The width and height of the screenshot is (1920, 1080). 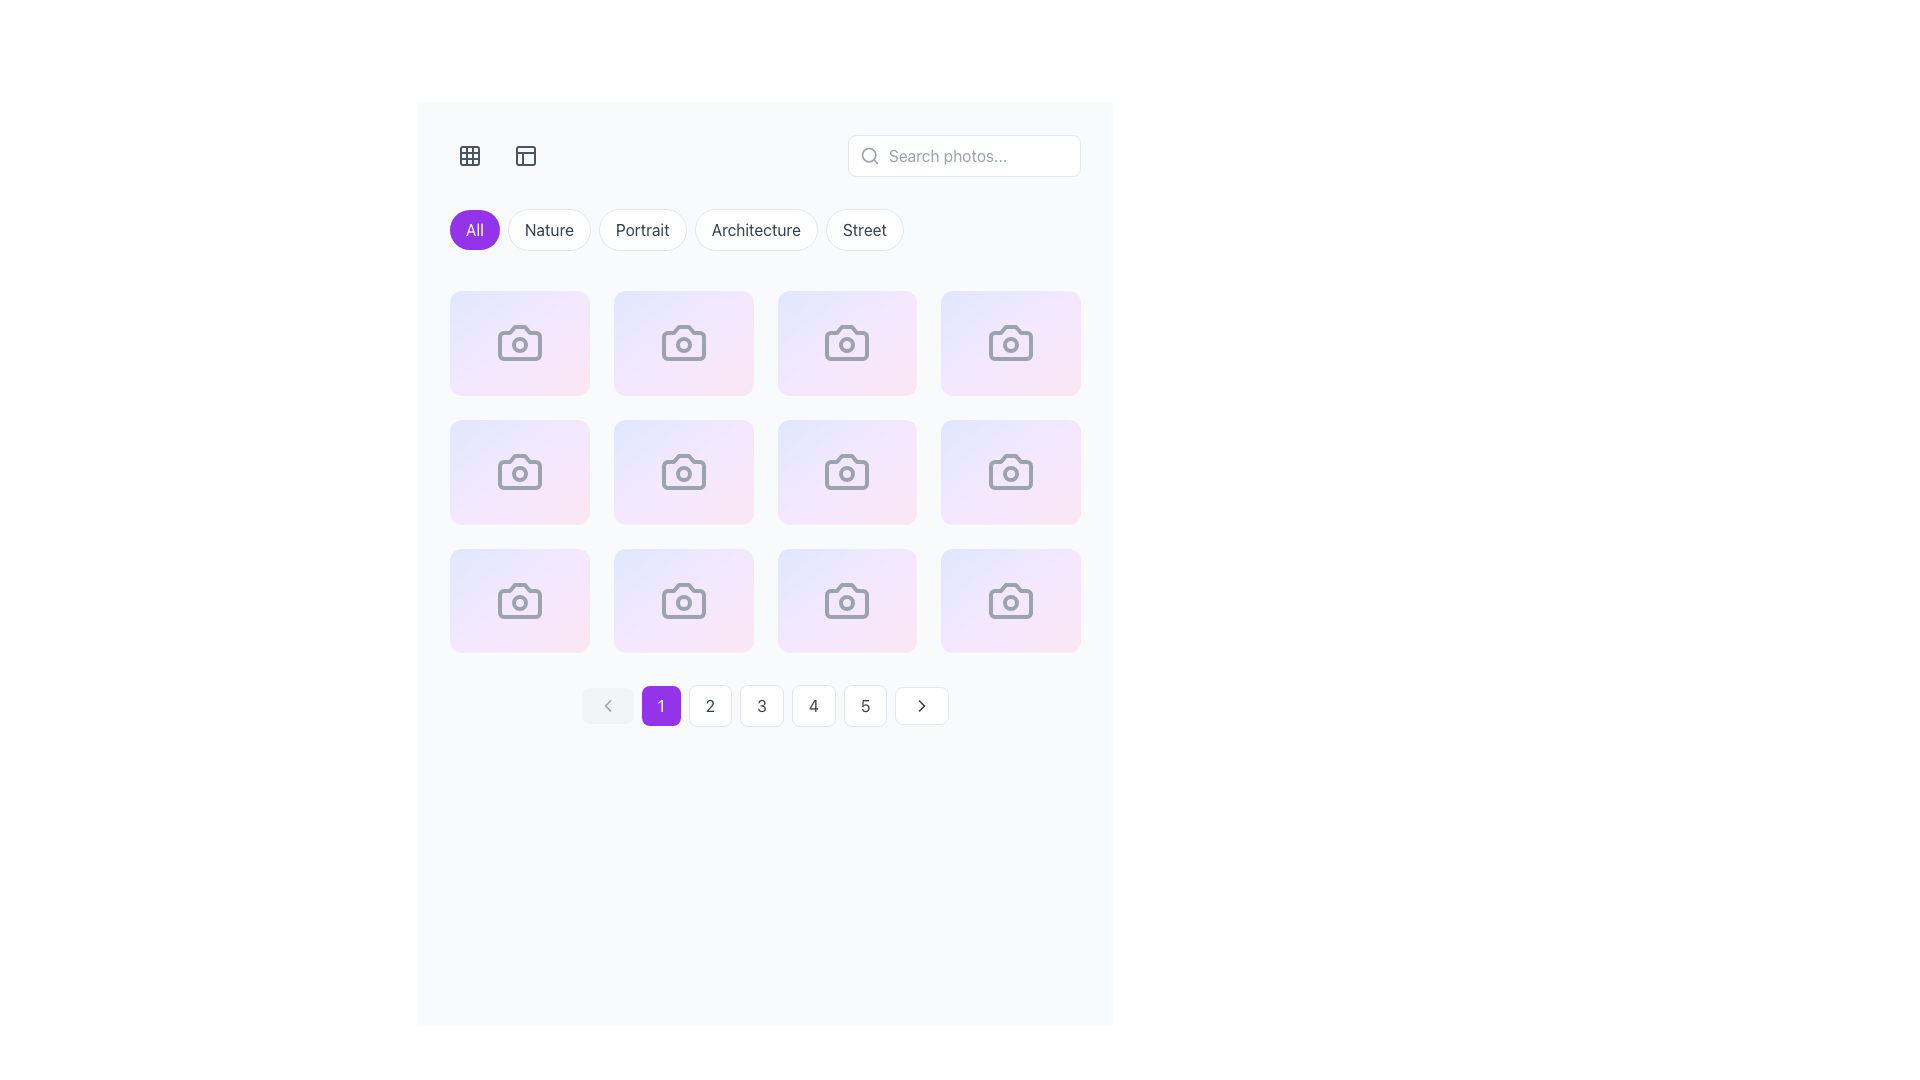 What do you see at coordinates (764, 233) in the screenshot?
I see `the 'Architecture' button, which is the fourth button in a horizontal group of category buttons, to apply the filter` at bounding box center [764, 233].